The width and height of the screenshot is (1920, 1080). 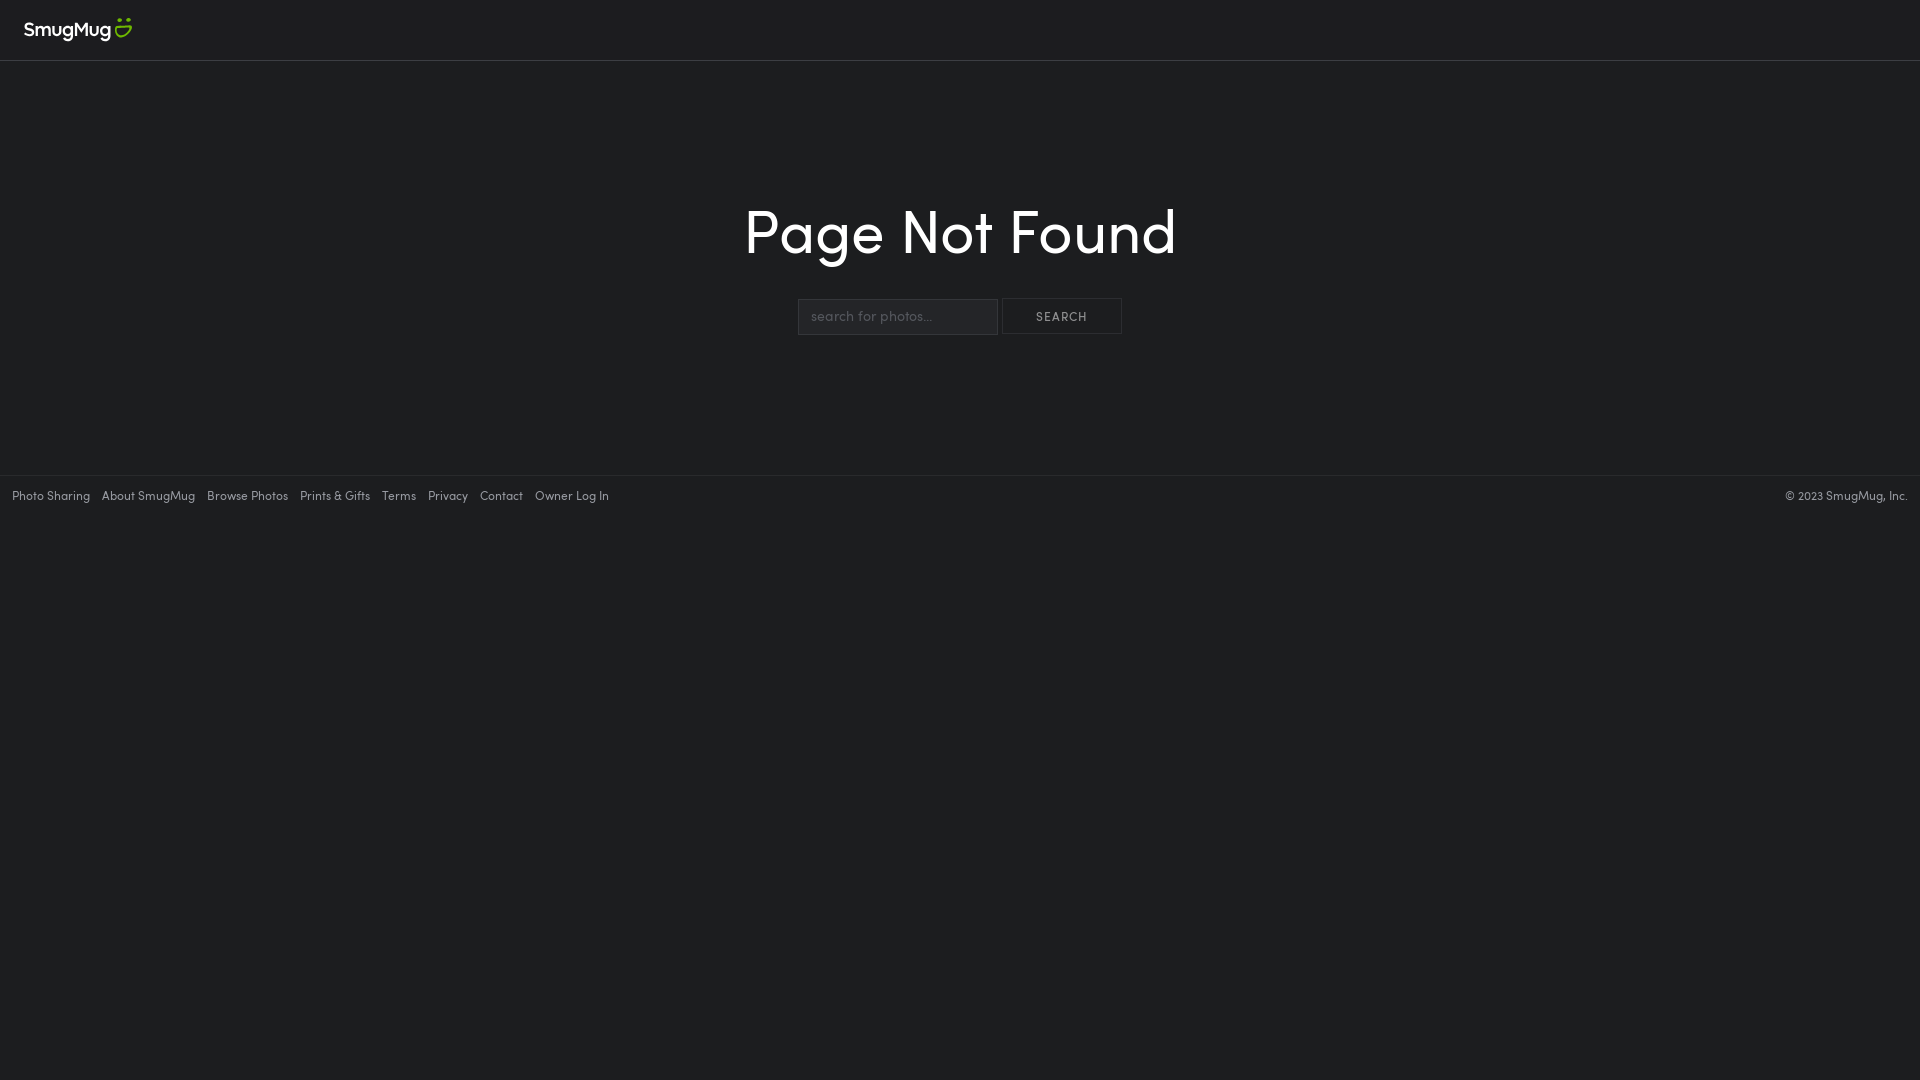 I want to click on 'Photo Sharing', so click(x=51, y=494).